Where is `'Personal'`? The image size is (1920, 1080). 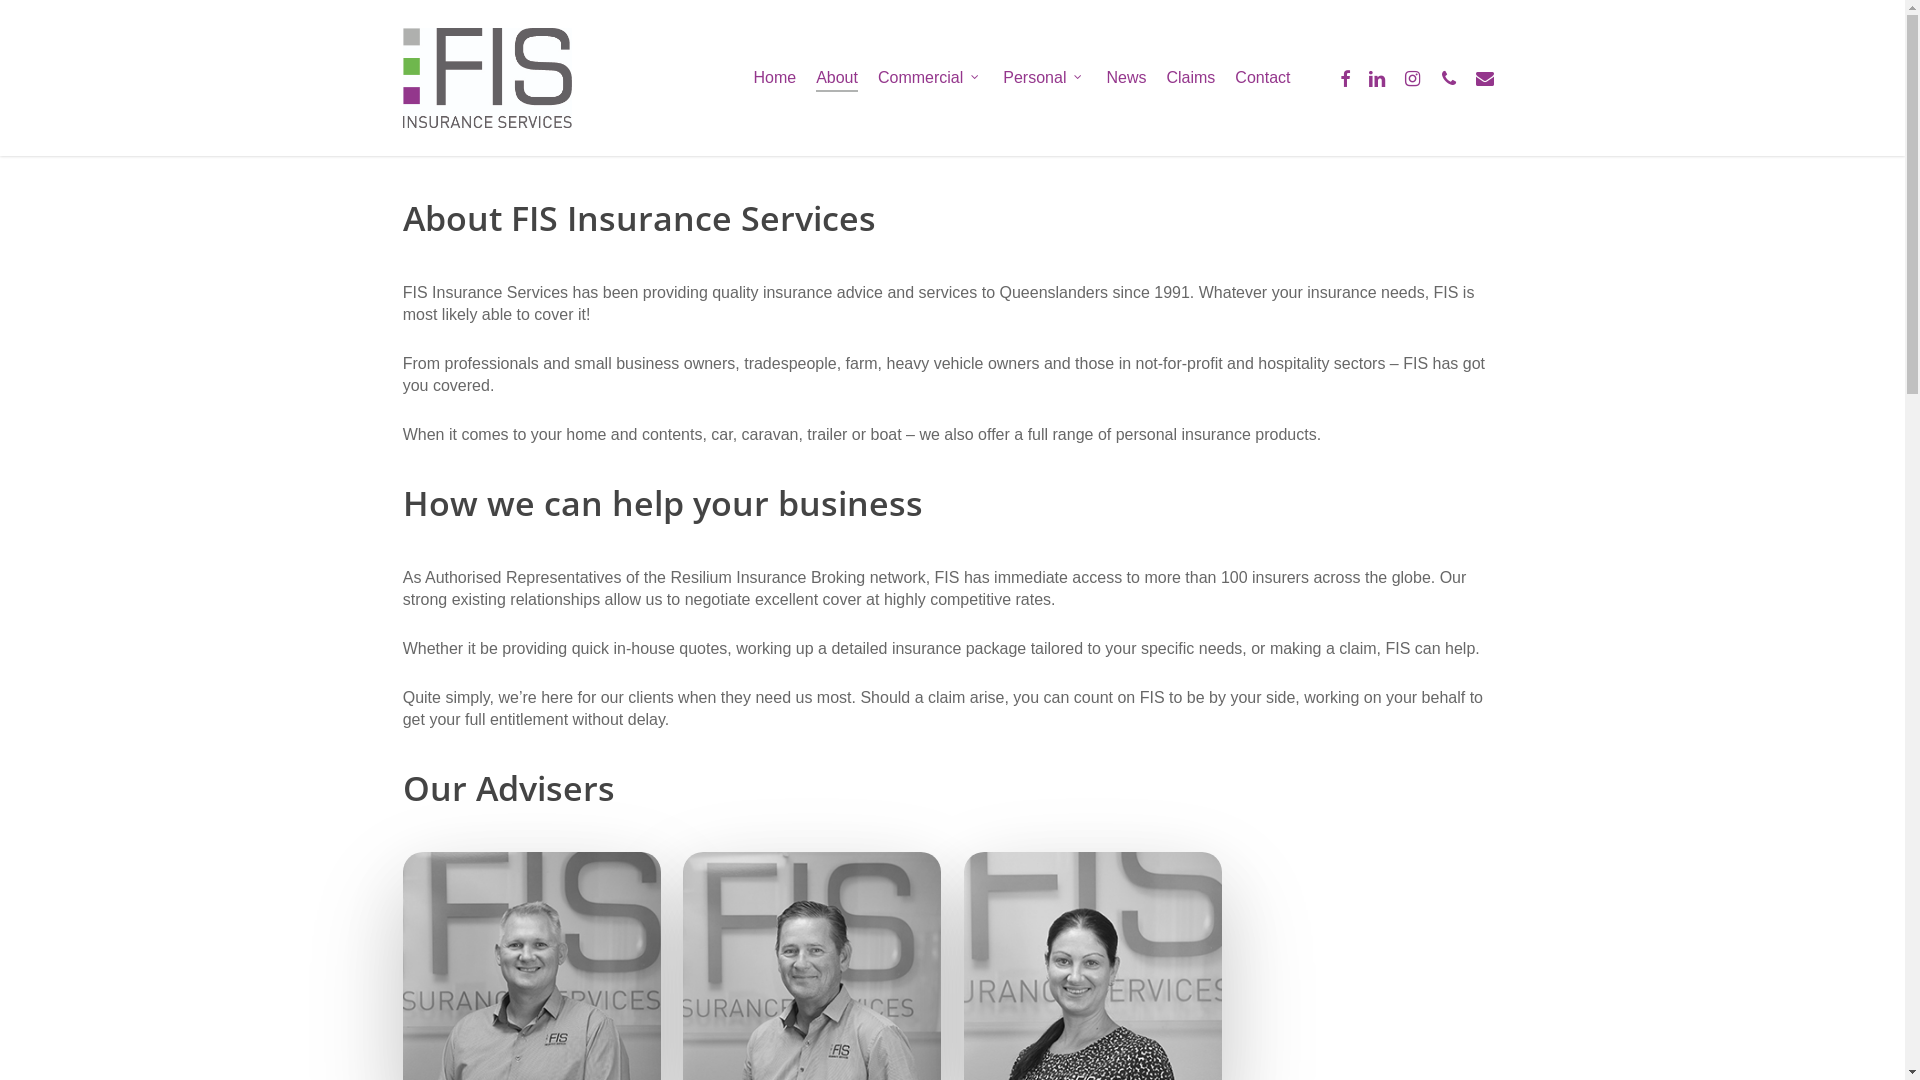 'Personal' is located at coordinates (1043, 76).